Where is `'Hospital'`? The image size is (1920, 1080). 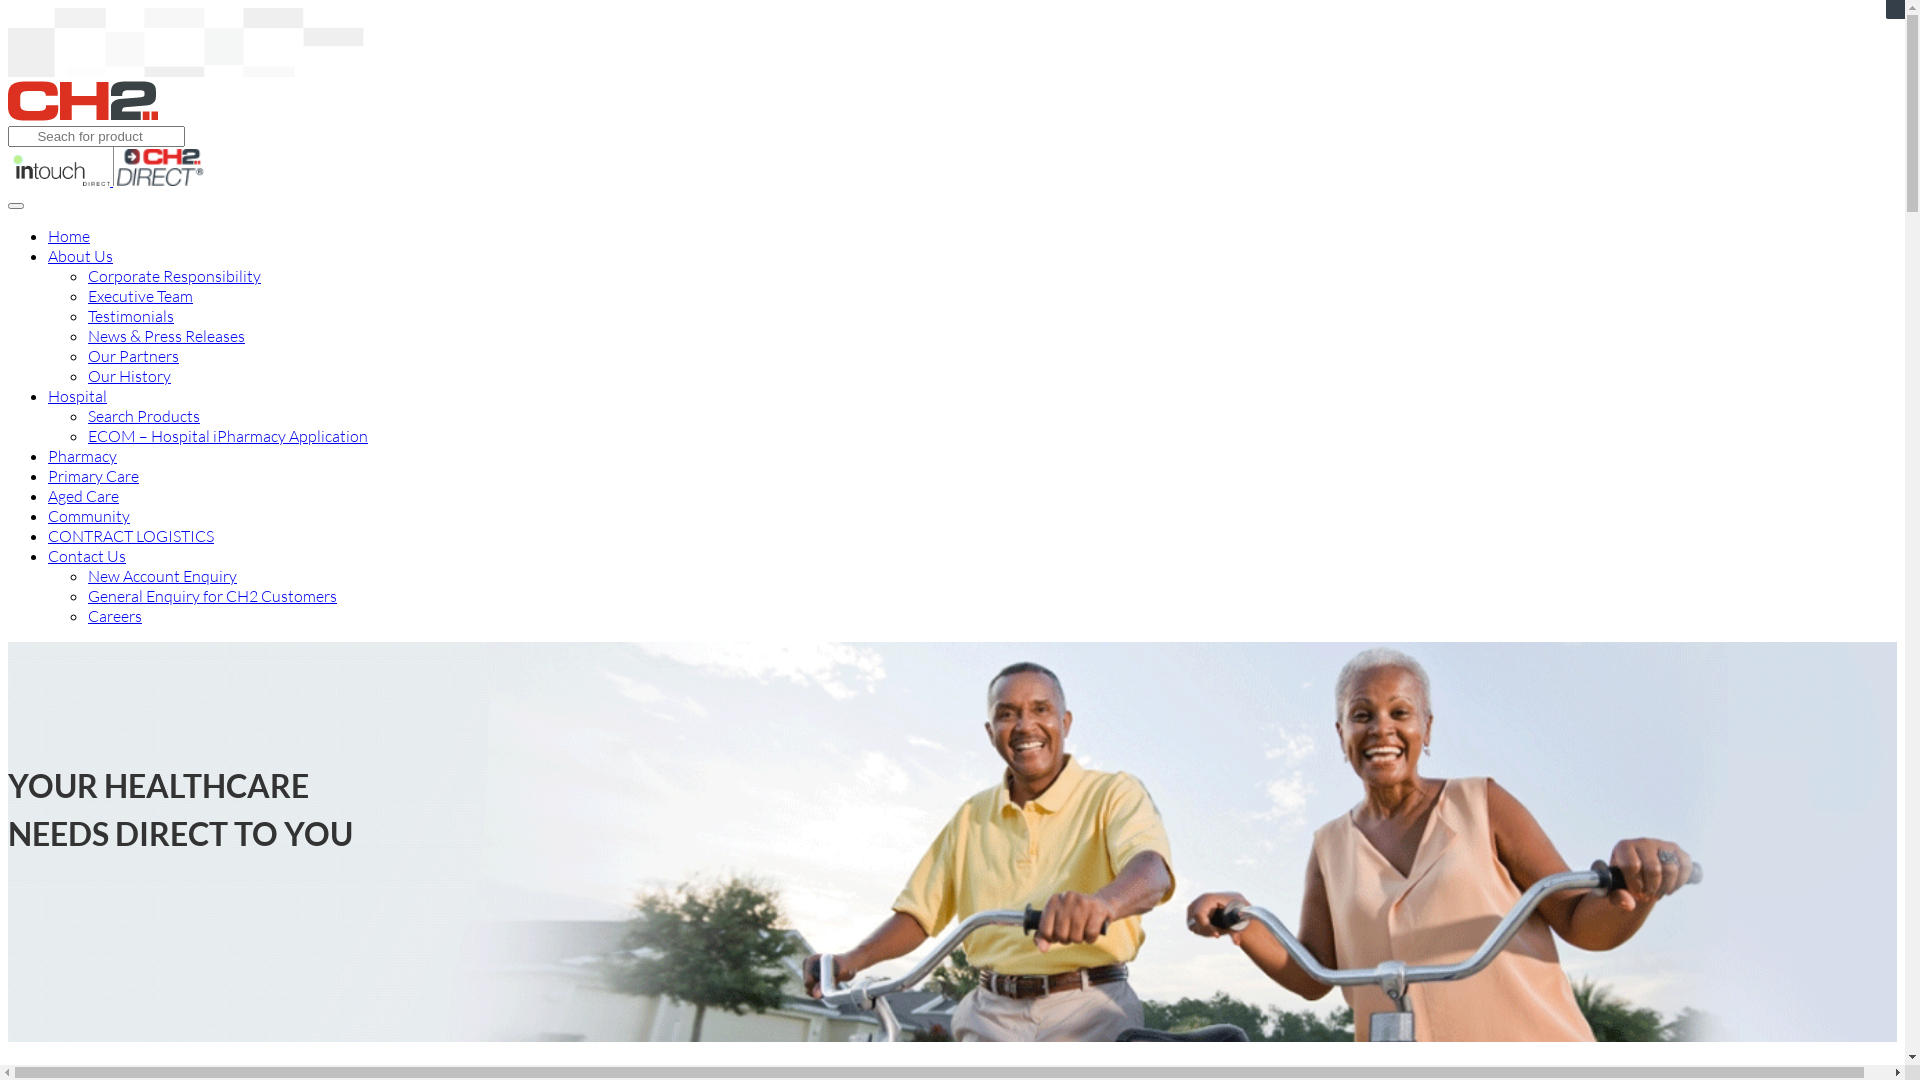
'Hospital' is located at coordinates (77, 396).